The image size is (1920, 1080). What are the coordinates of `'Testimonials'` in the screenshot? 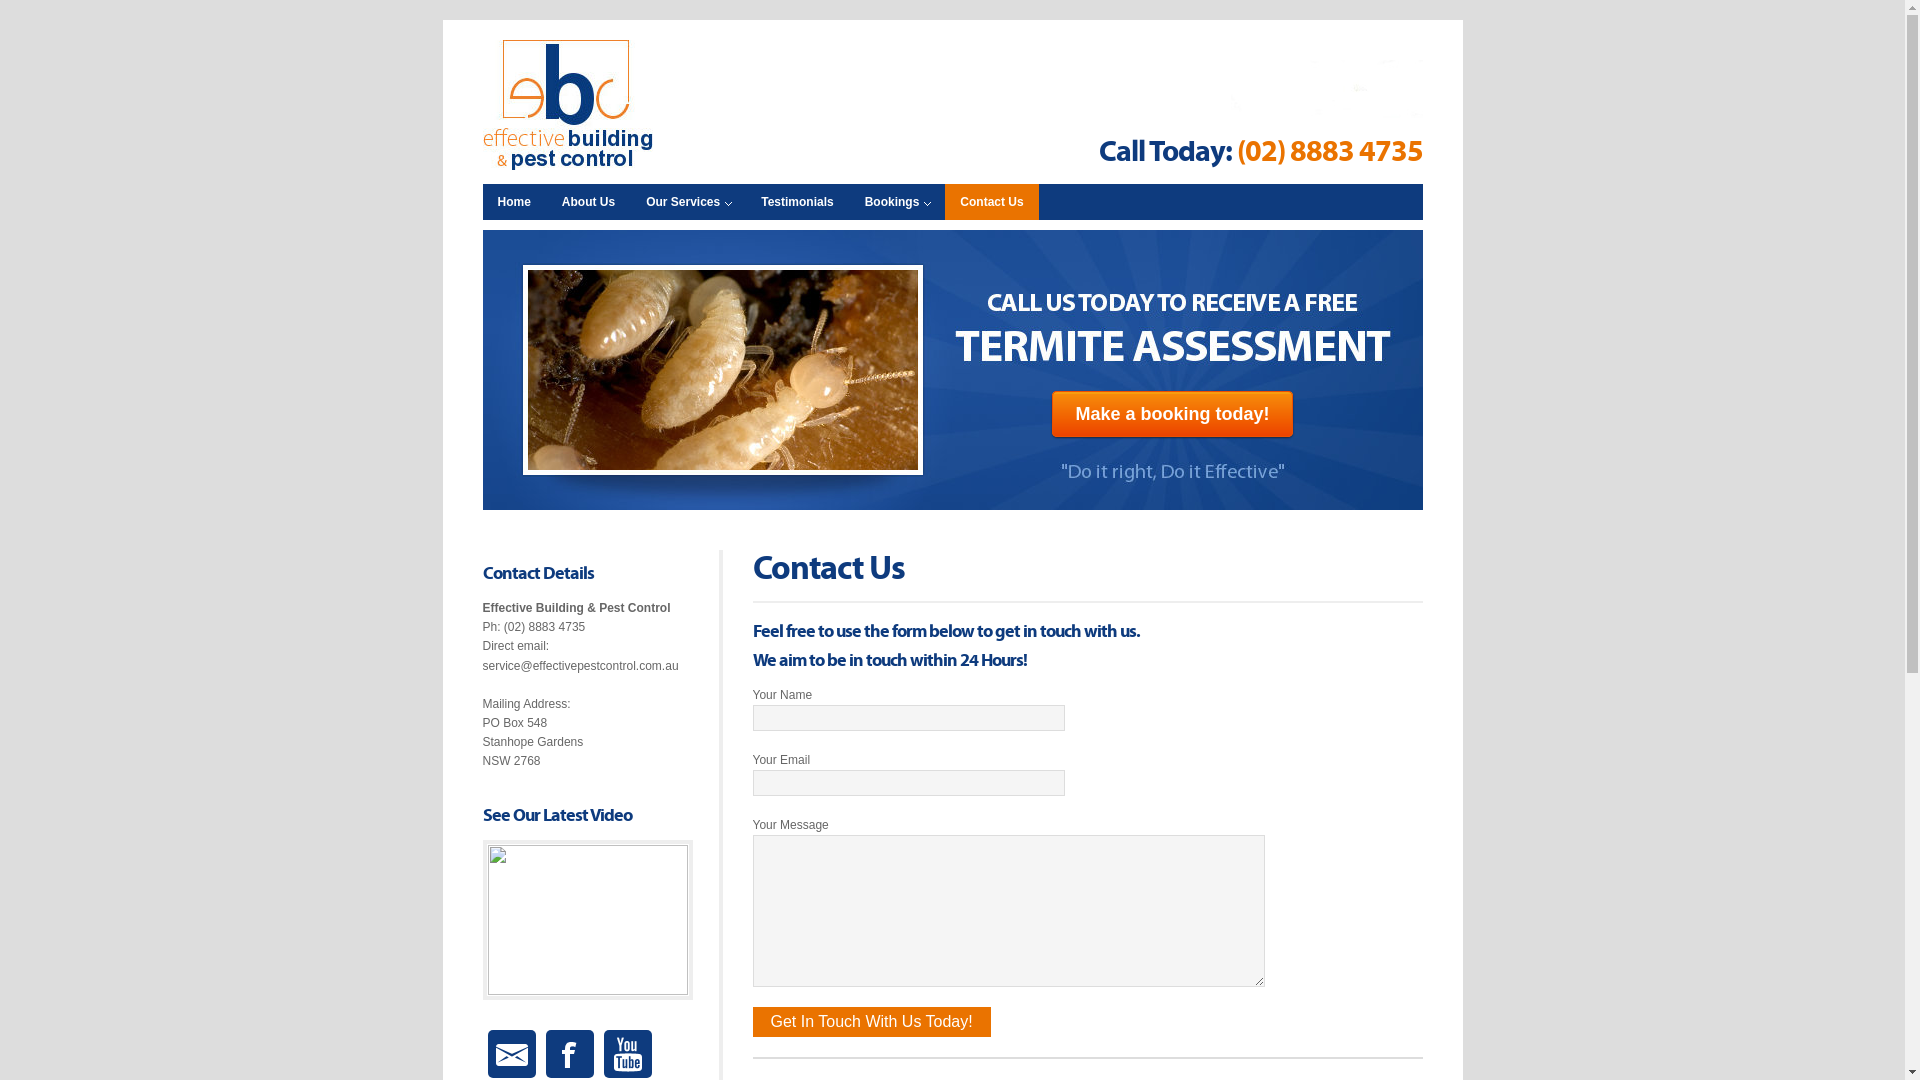 It's located at (795, 201).